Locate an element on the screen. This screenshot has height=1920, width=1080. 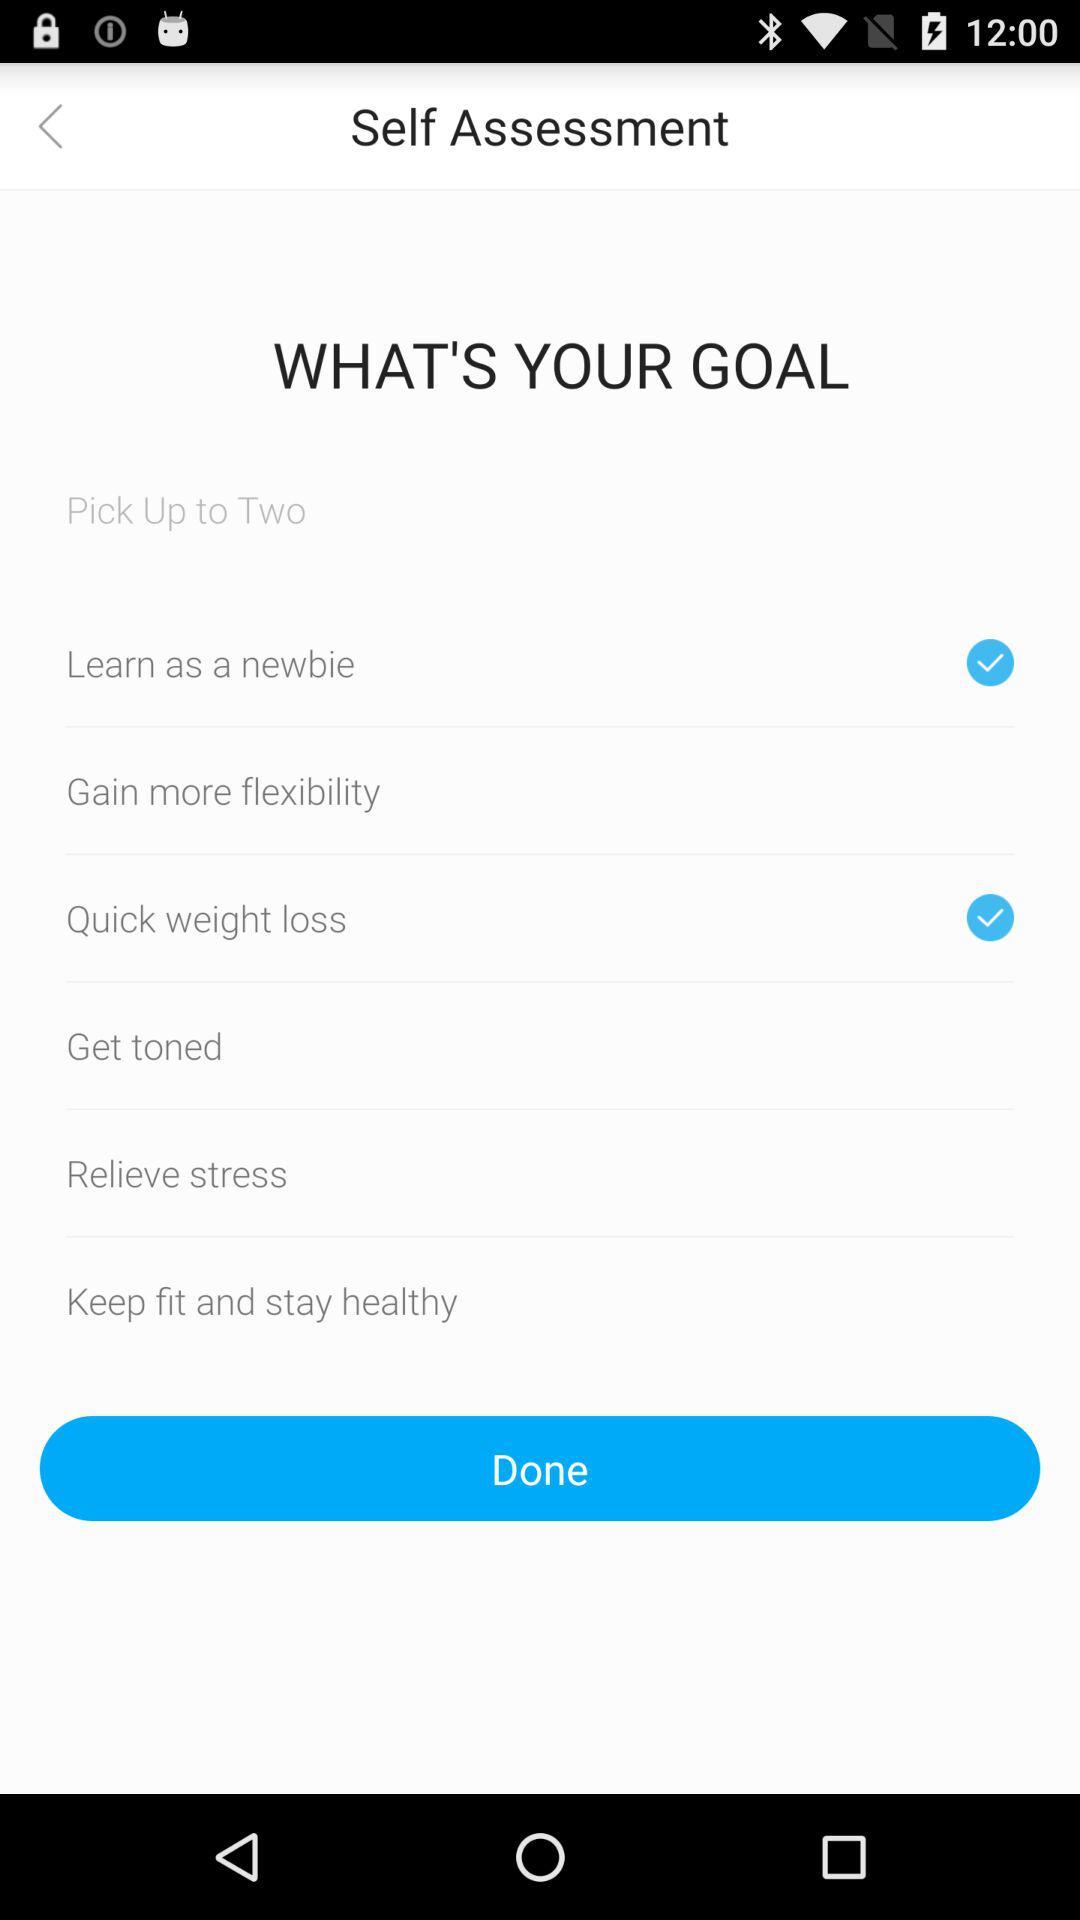
done at the bottom is located at coordinates (540, 1468).